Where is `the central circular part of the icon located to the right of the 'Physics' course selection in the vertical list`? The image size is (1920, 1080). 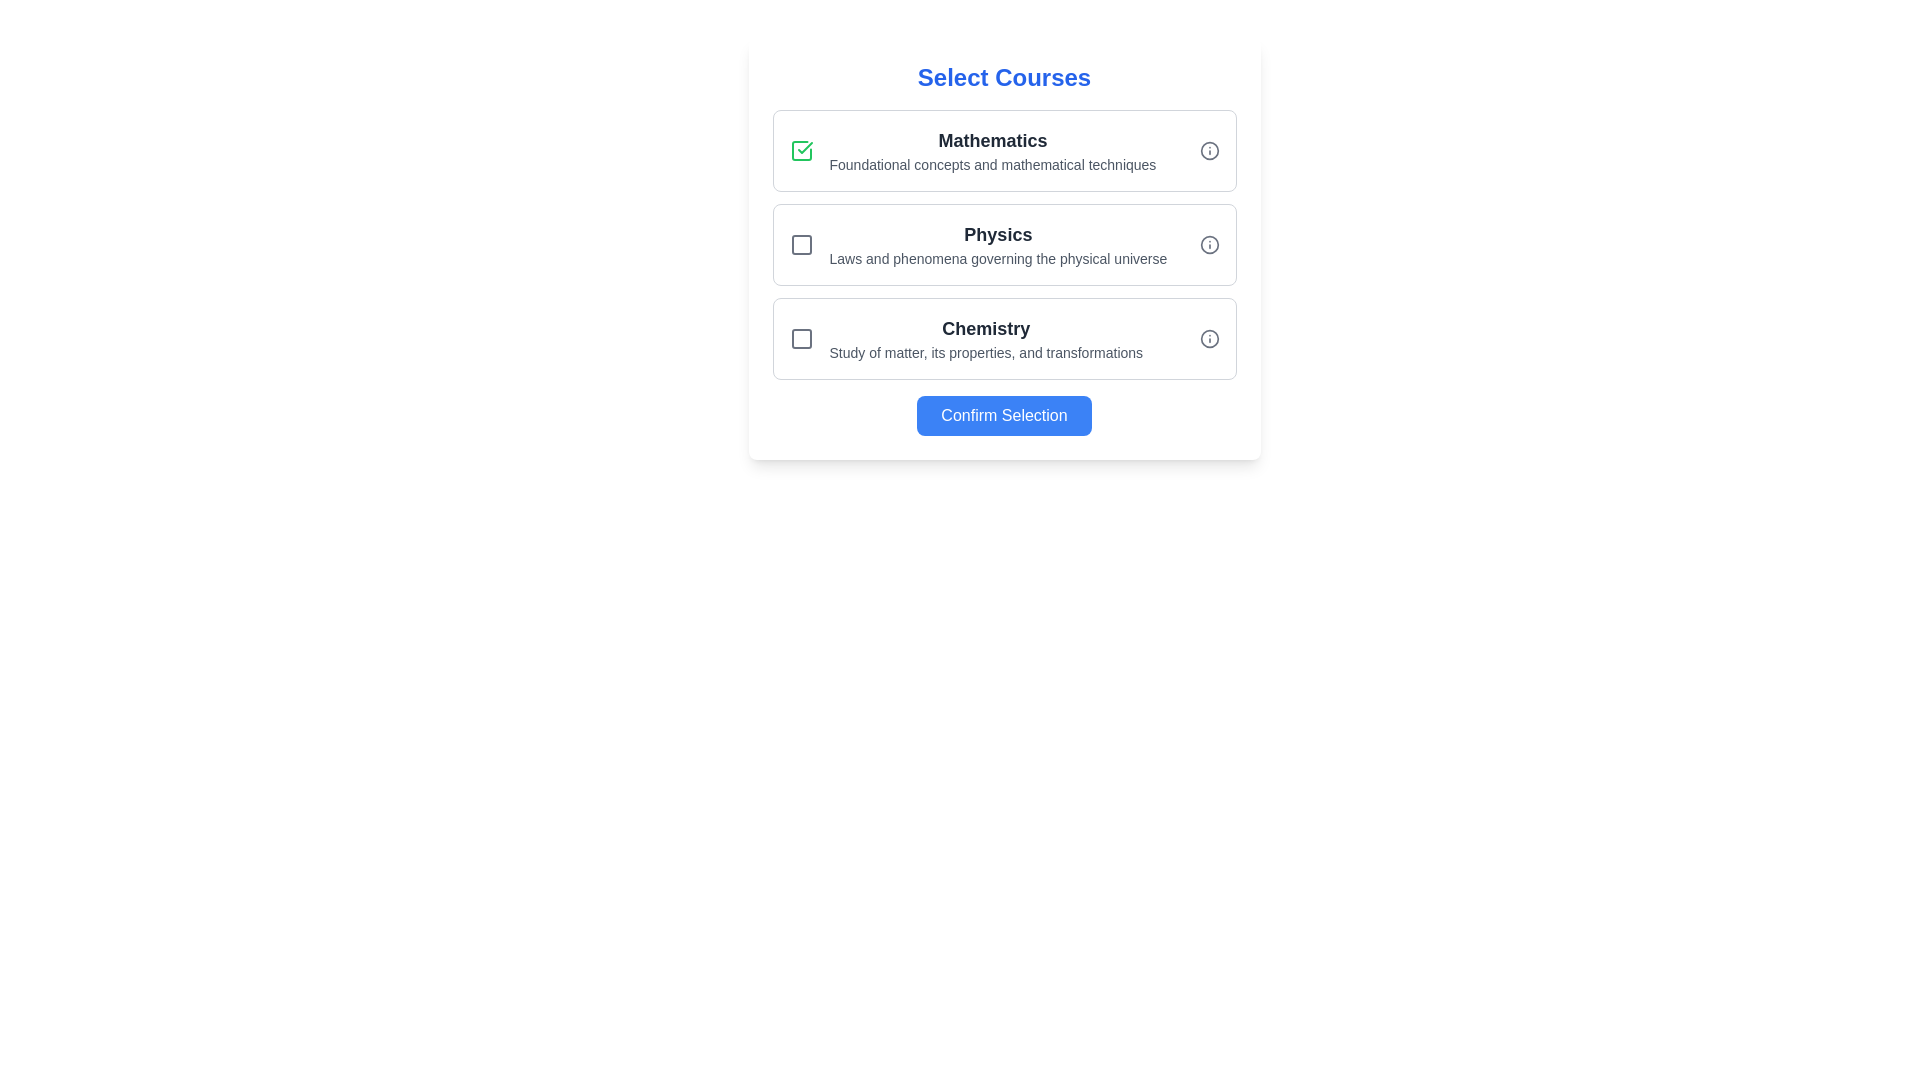 the central circular part of the icon located to the right of the 'Physics' course selection in the vertical list is located at coordinates (1208, 244).